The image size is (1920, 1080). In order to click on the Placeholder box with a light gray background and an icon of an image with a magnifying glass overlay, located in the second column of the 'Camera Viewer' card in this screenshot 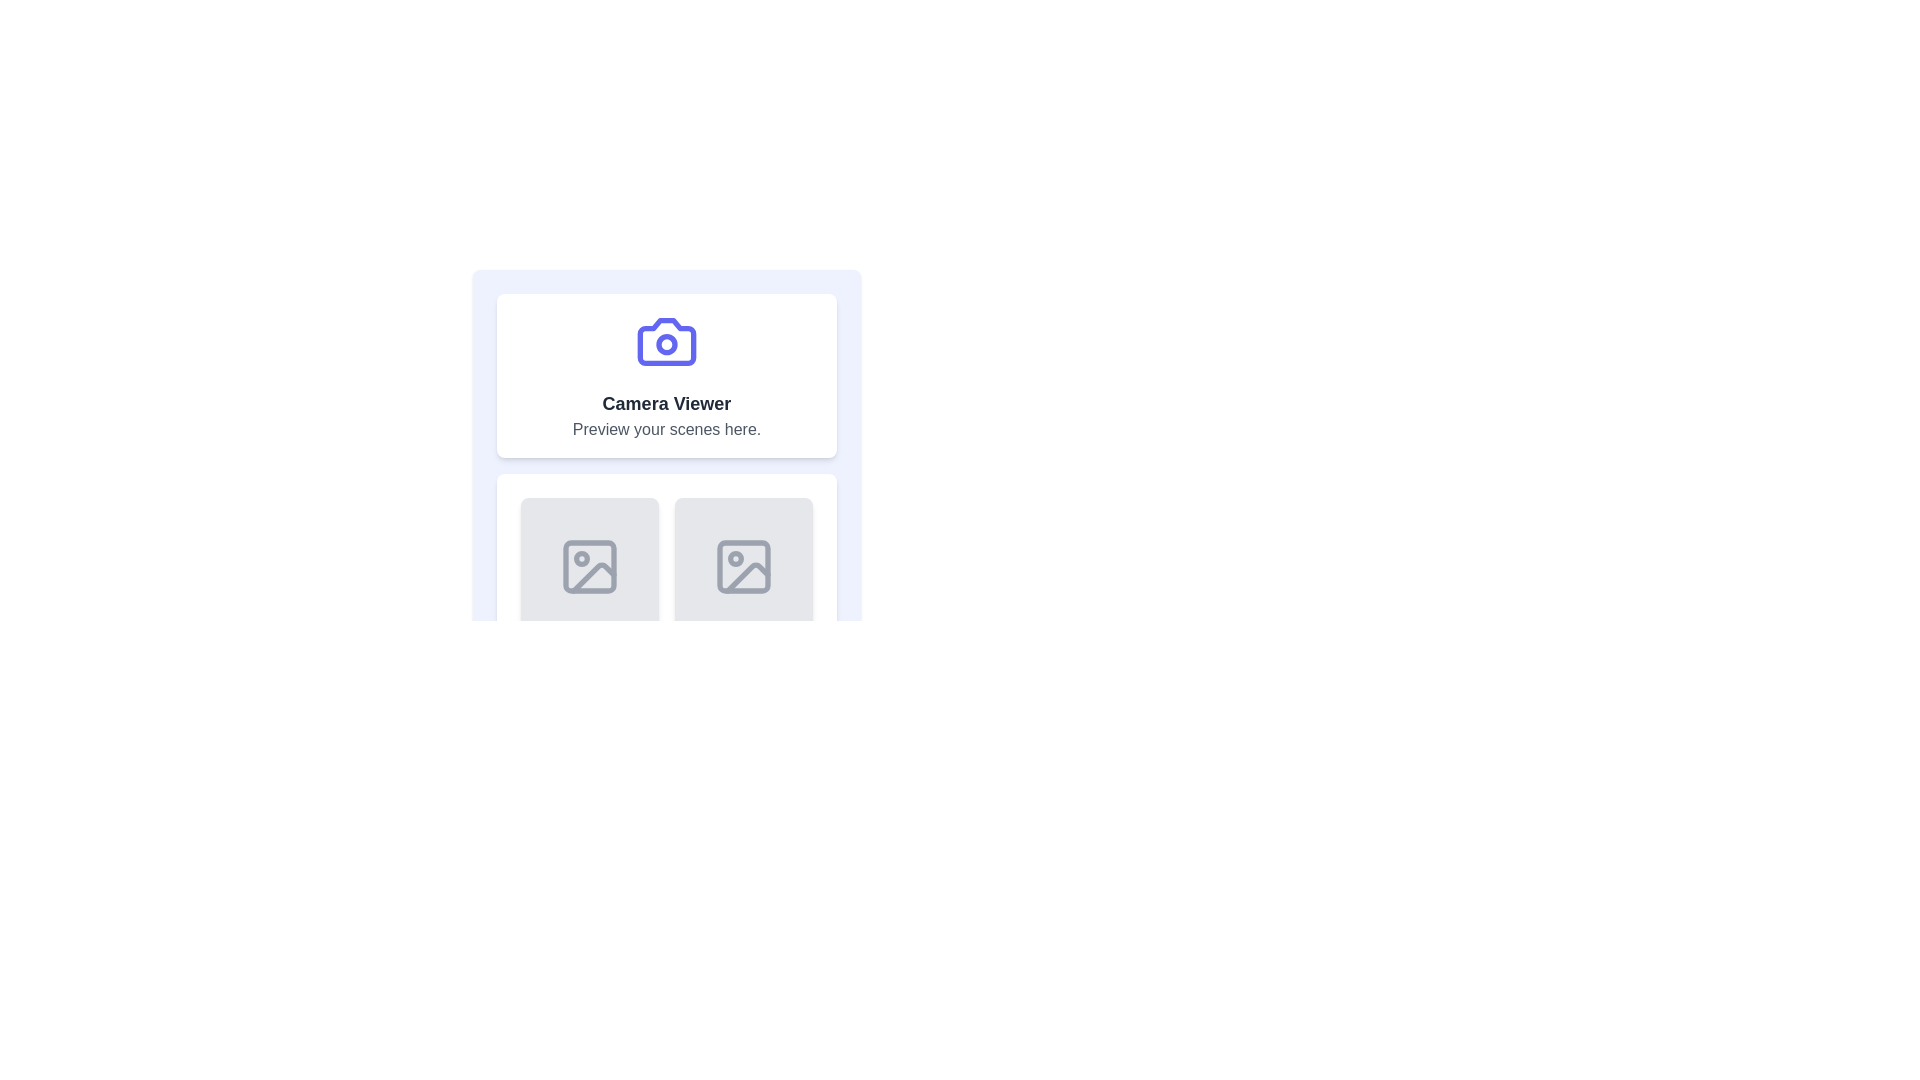, I will do `click(743, 567)`.